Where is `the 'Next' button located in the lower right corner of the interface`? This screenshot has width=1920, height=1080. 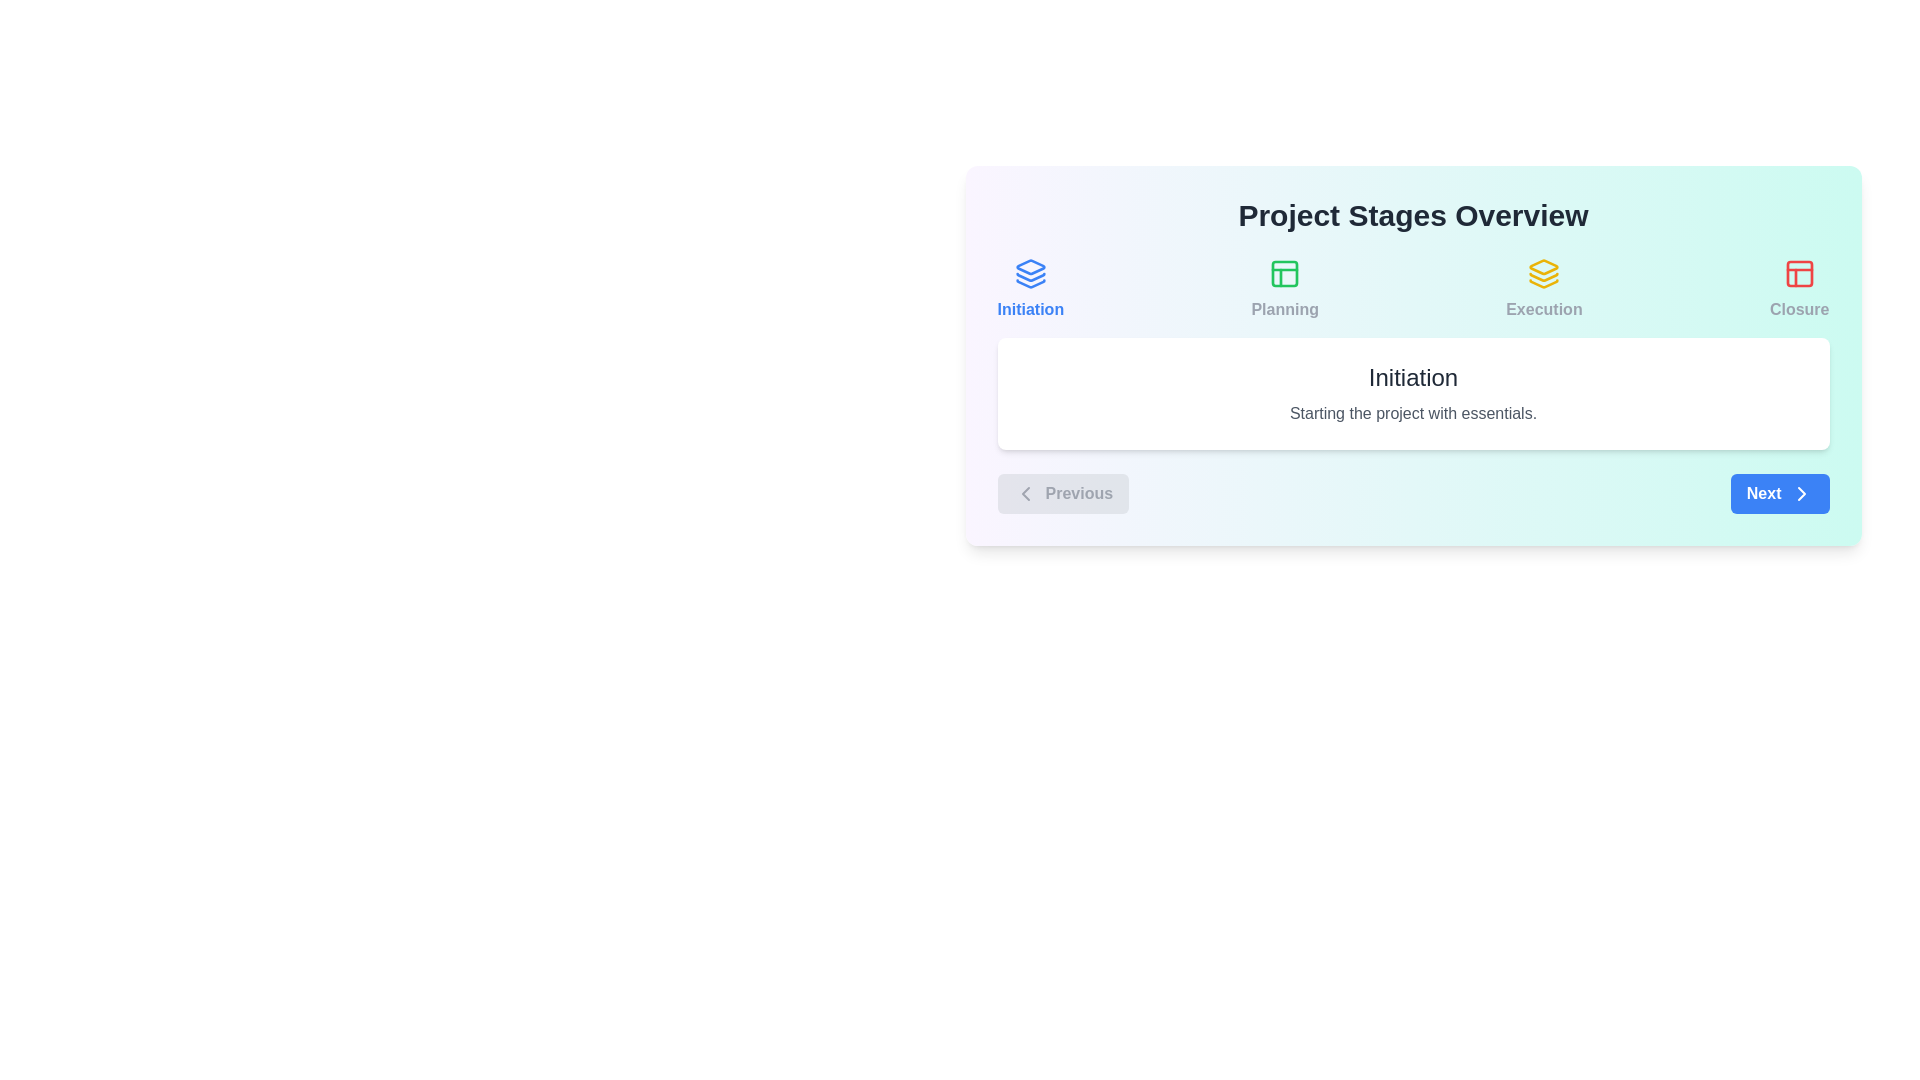
the 'Next' button located in the lower right corner of the interface is located at coordinates (1780, 493).